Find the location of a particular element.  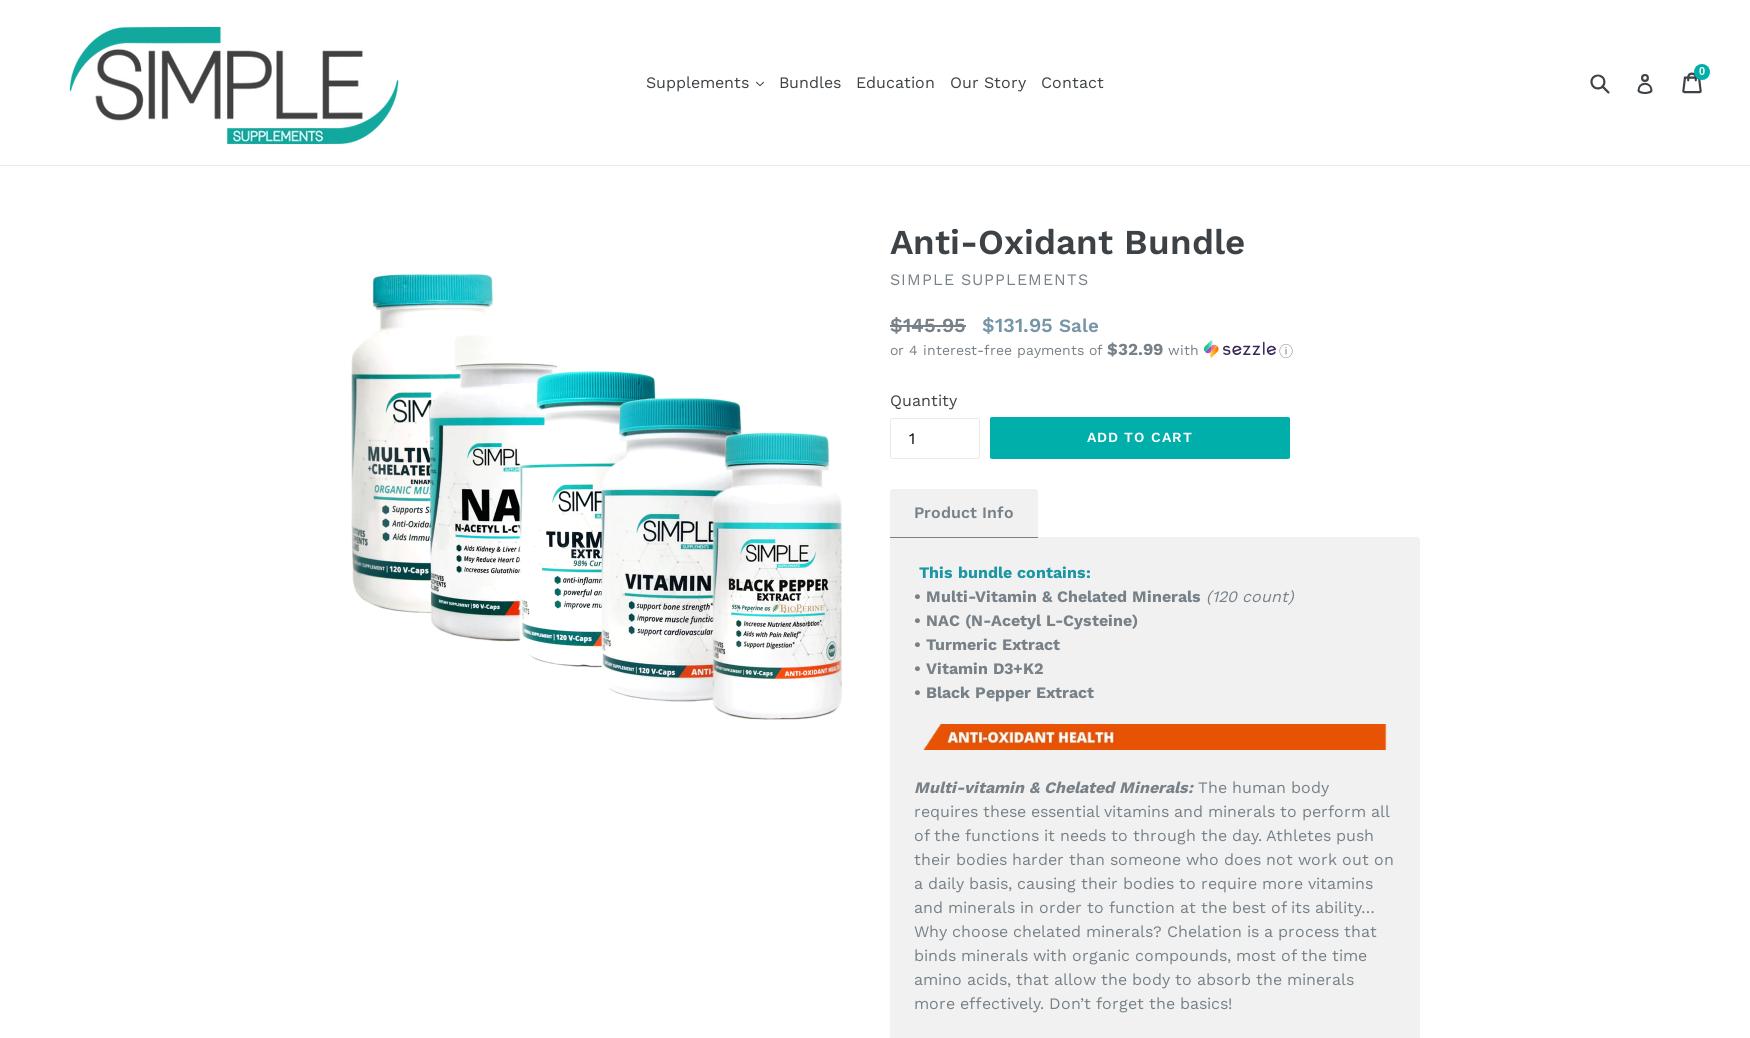

'$131.95' is located at coordinates (1019, 323).